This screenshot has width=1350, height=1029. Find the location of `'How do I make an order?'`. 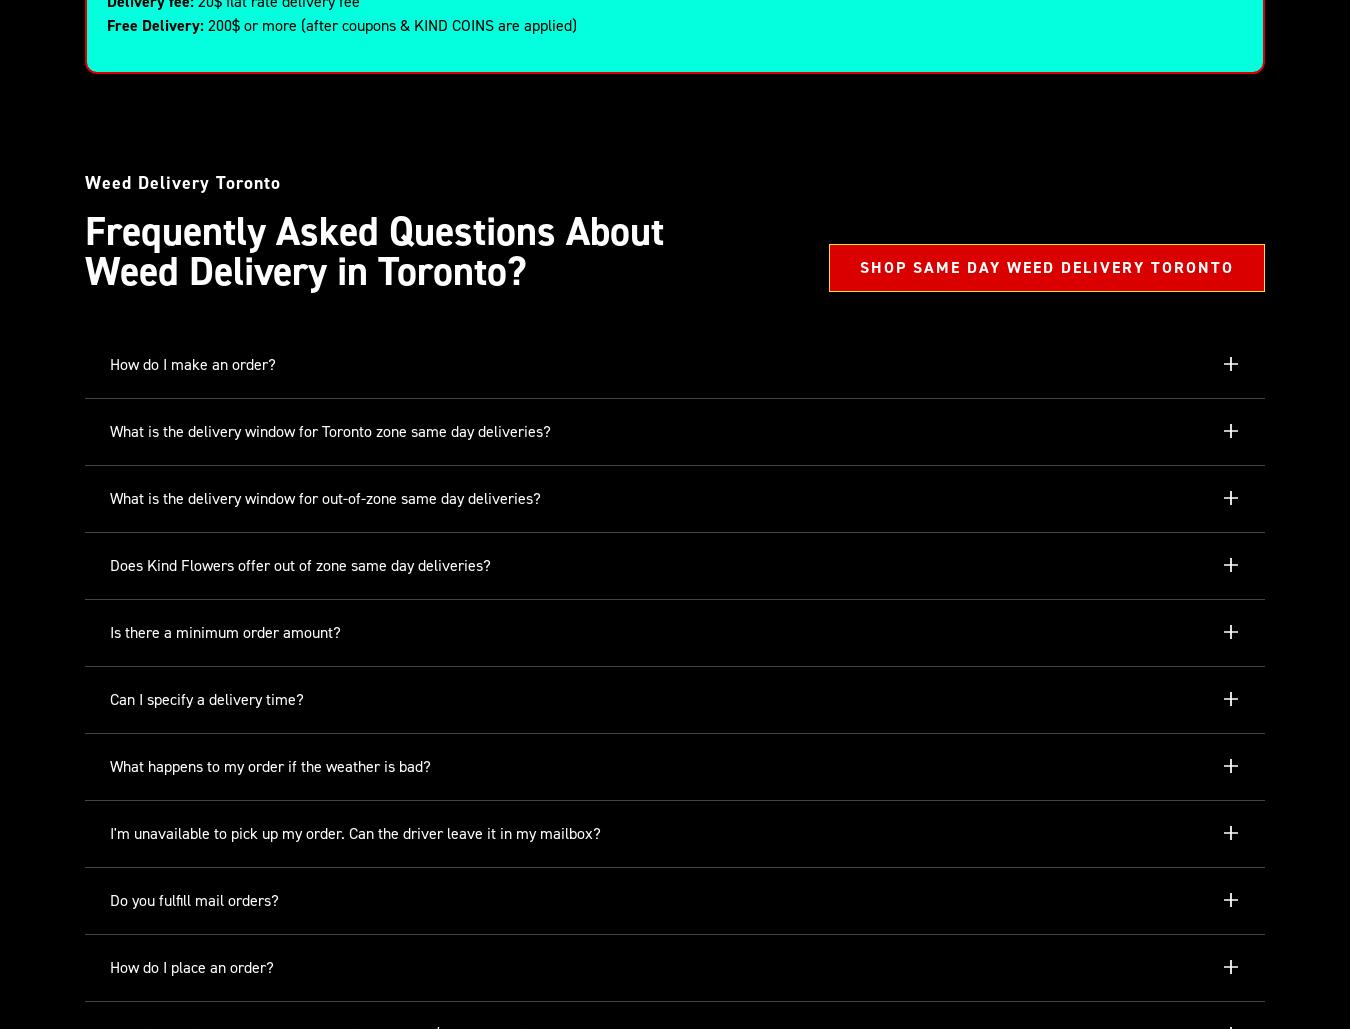

'How do I make an order?' is located at coordinates (193, 364).